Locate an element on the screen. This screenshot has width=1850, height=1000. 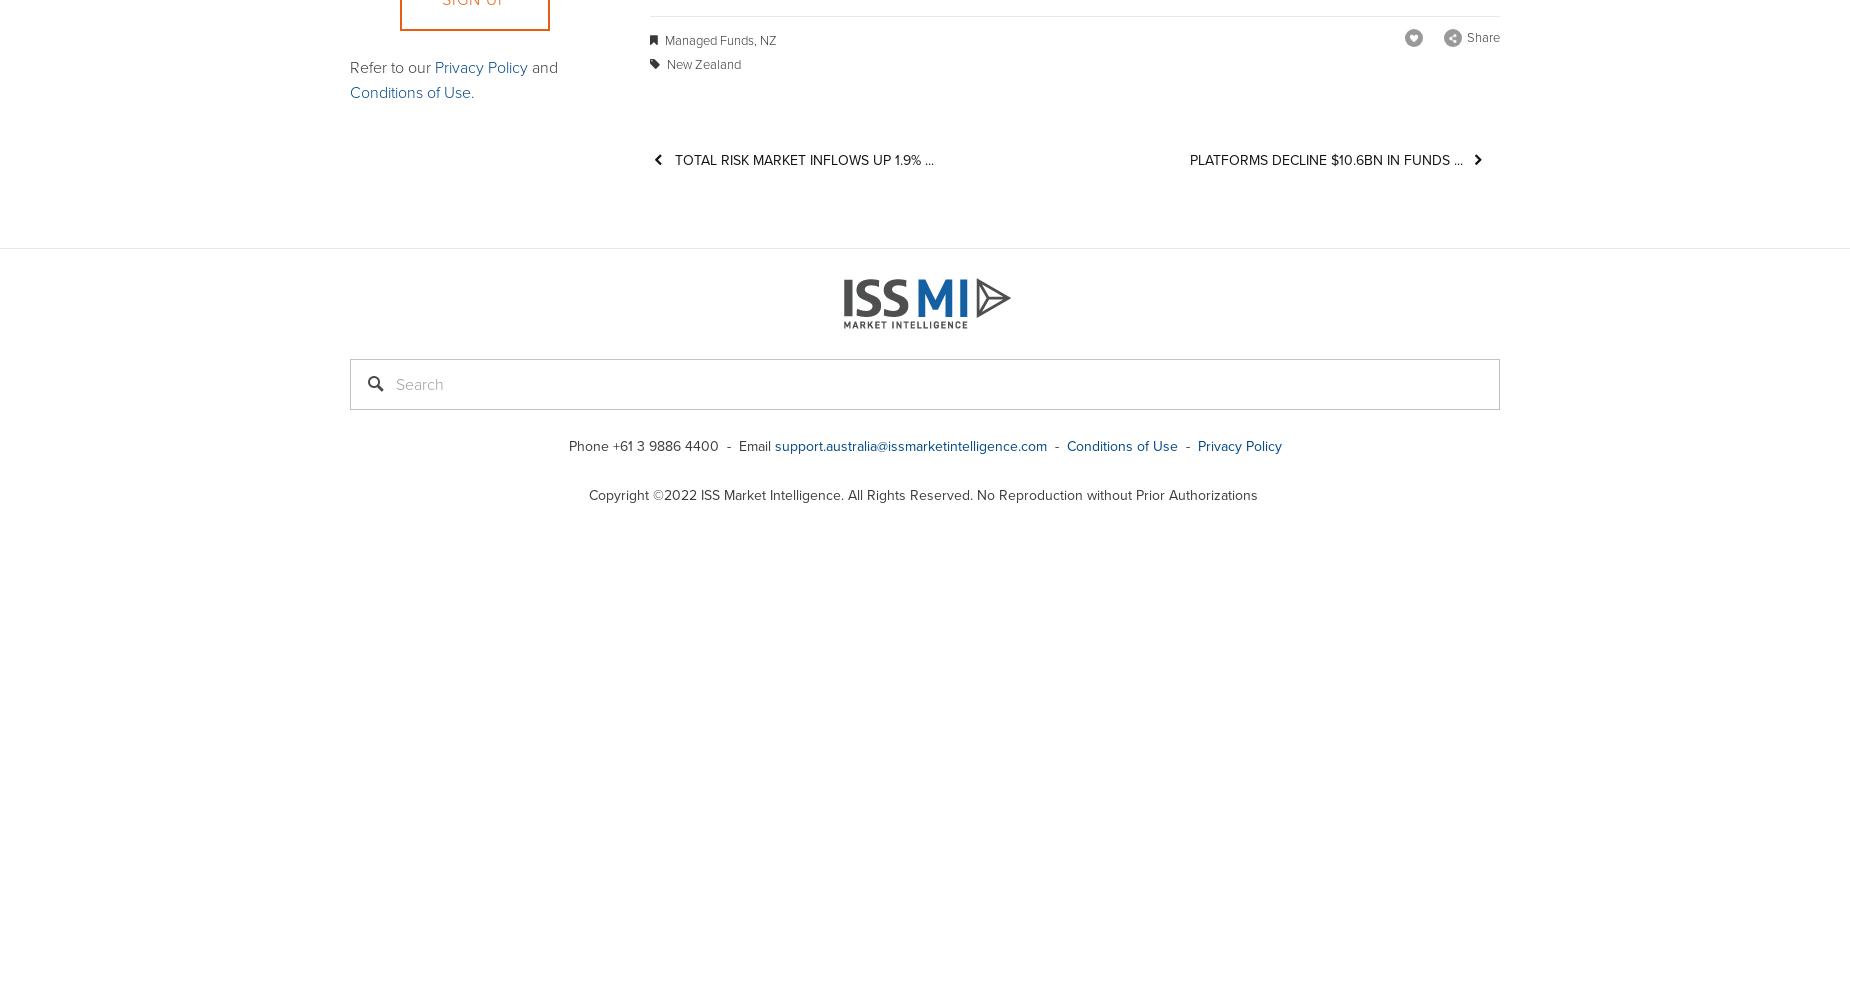
'Phone +61 3 9886 4400  -  Email' is located at coordinates (670, 445).